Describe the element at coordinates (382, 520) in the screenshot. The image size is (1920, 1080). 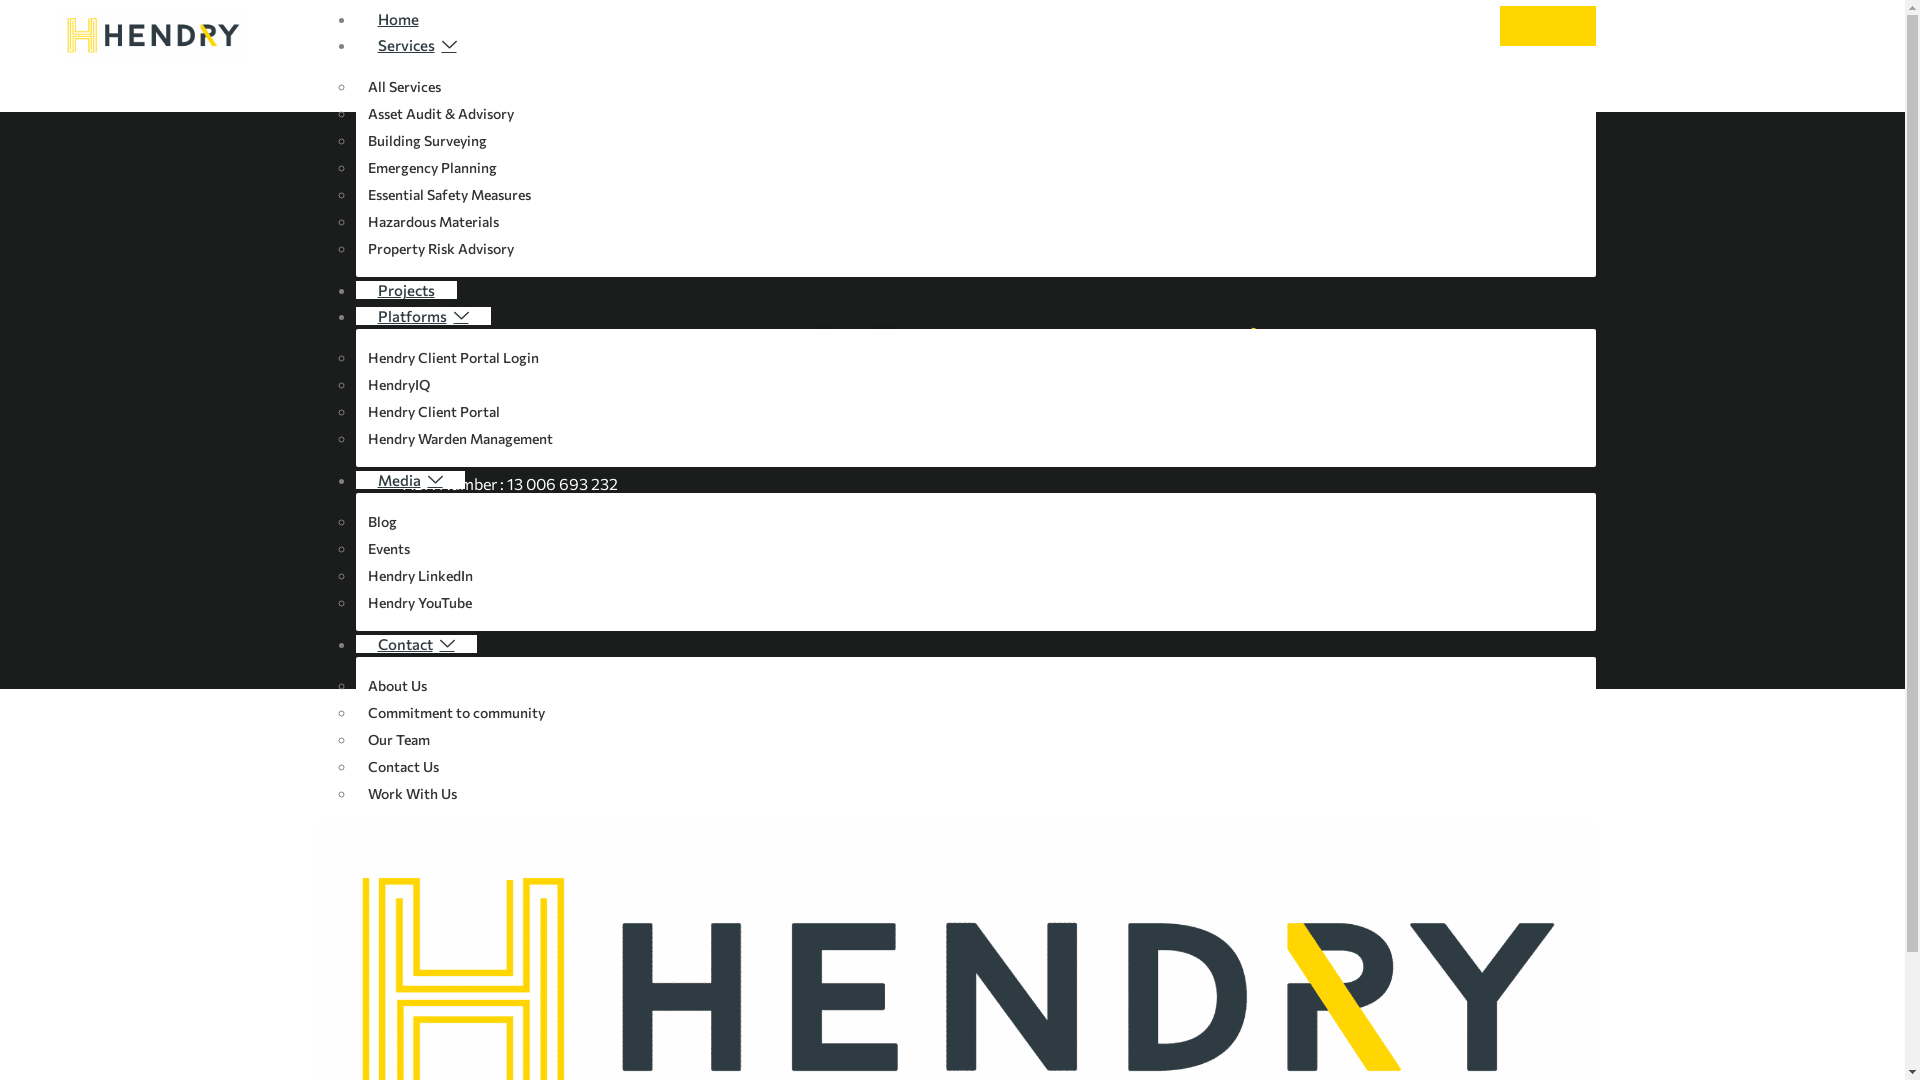
I see `'Blog'` at that location.